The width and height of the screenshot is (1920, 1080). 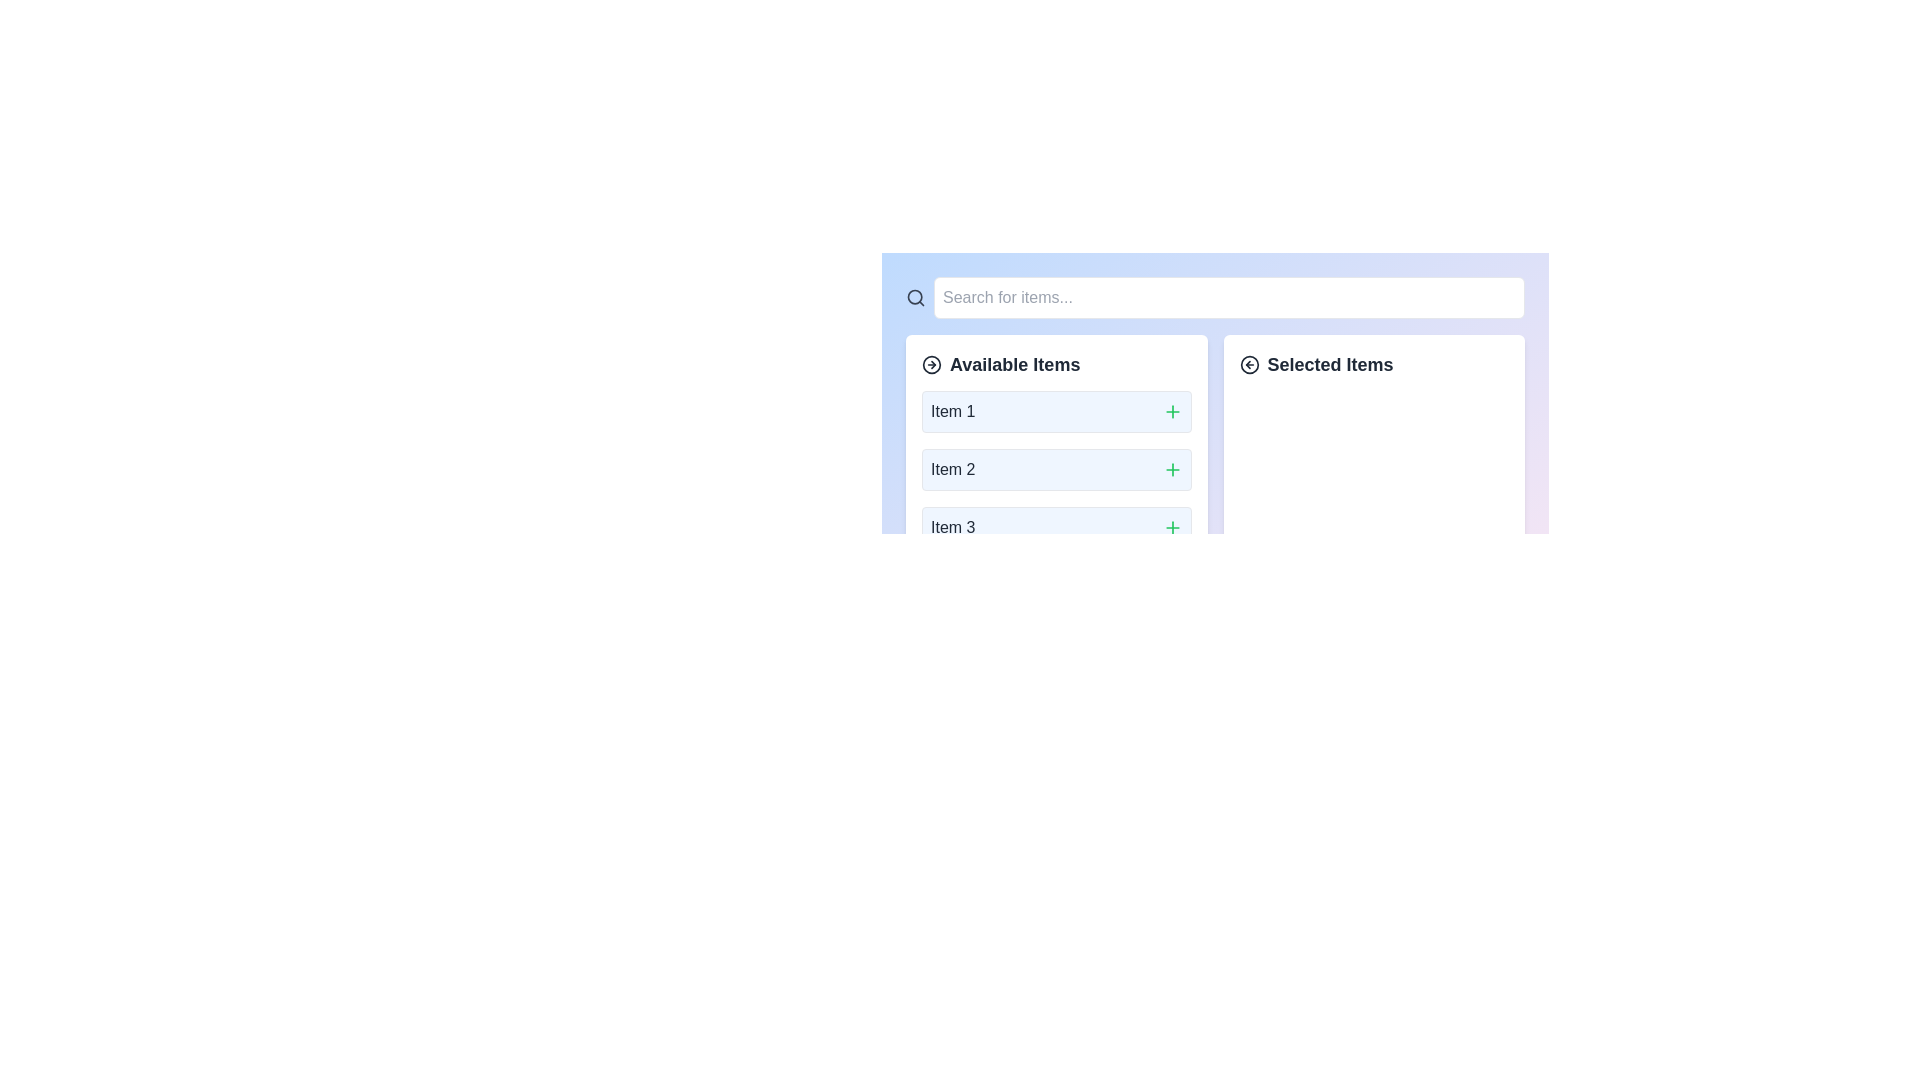 I want to click on the decorative circle SVG element located next to the 'Available Items' label in the interface, so click(x=930, y=365).